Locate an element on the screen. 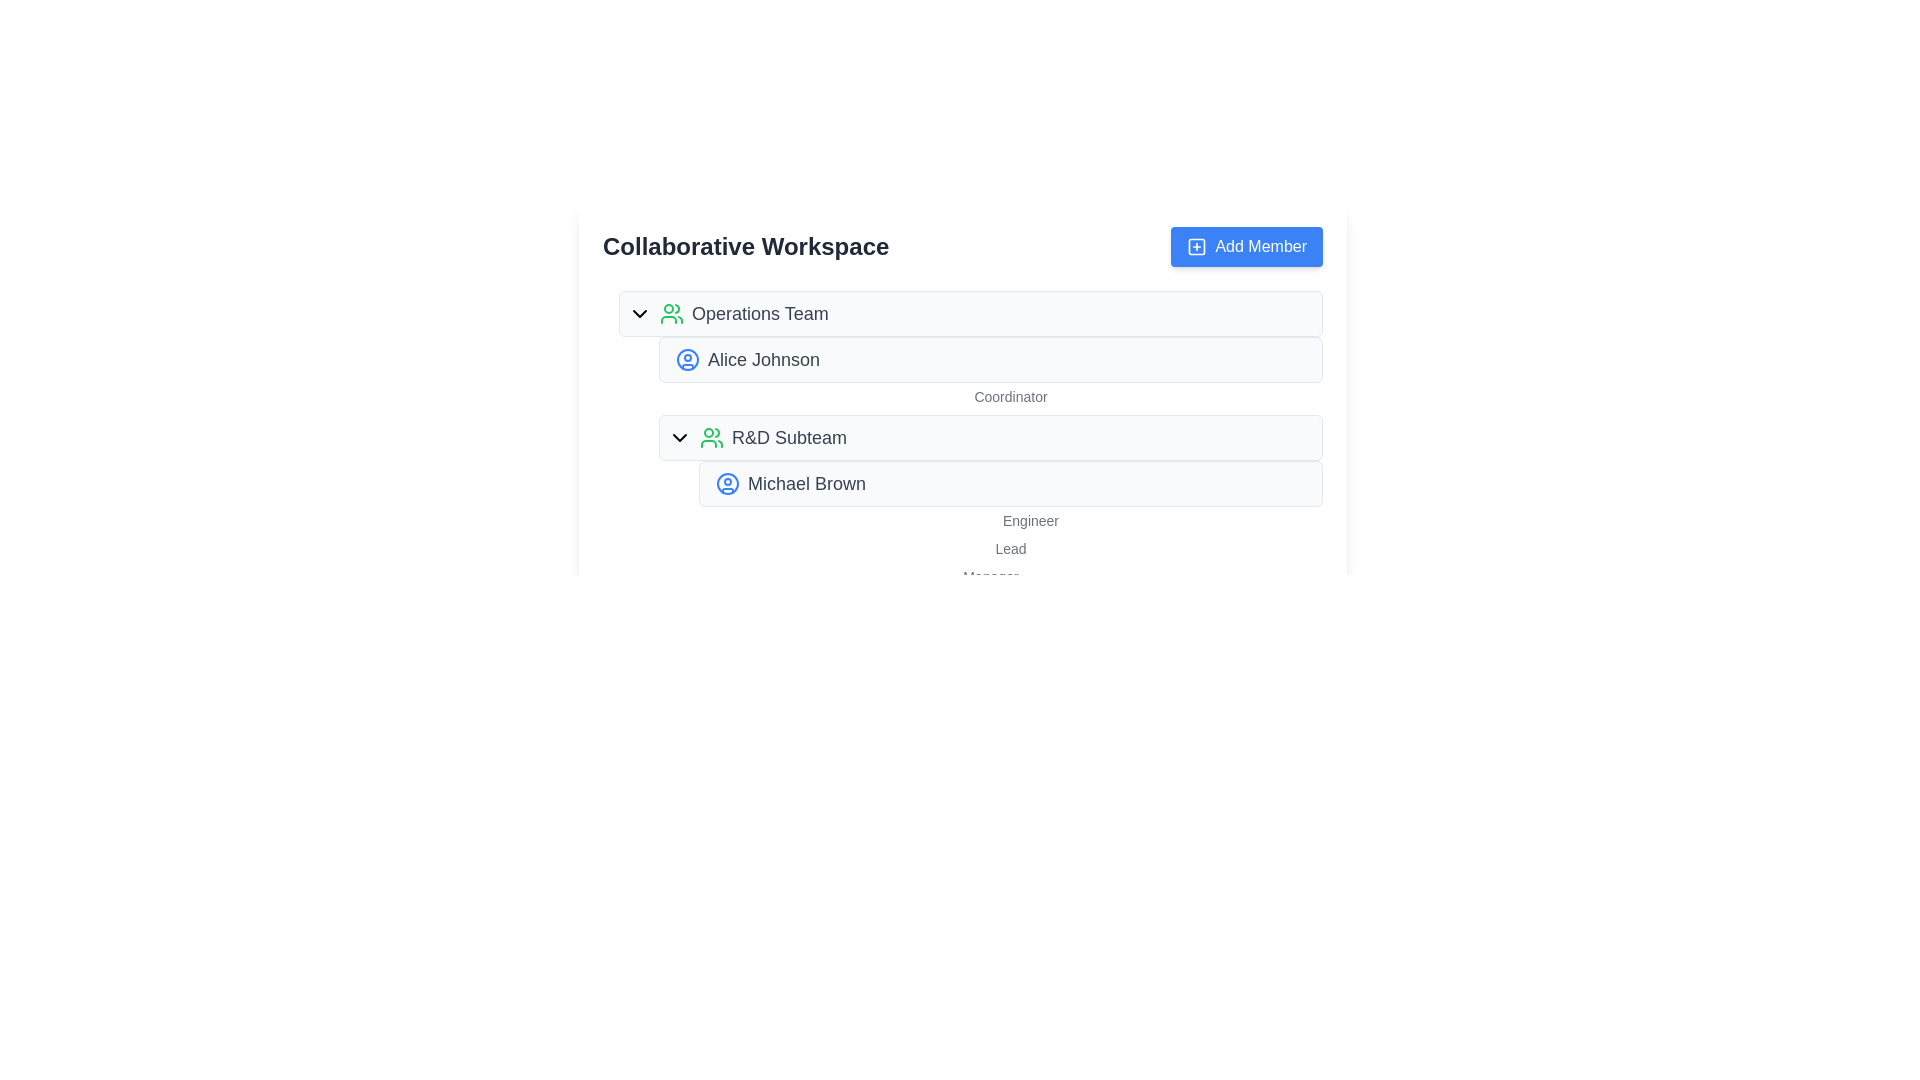 Image resolution: width=1920 pixels, height=1080 pixels. the SVG circle decorative element representing the outermost circular outline of the avatar icon for 'Alice Johnson' under the 'Operations Team' section is located at coordinates (687, 358).